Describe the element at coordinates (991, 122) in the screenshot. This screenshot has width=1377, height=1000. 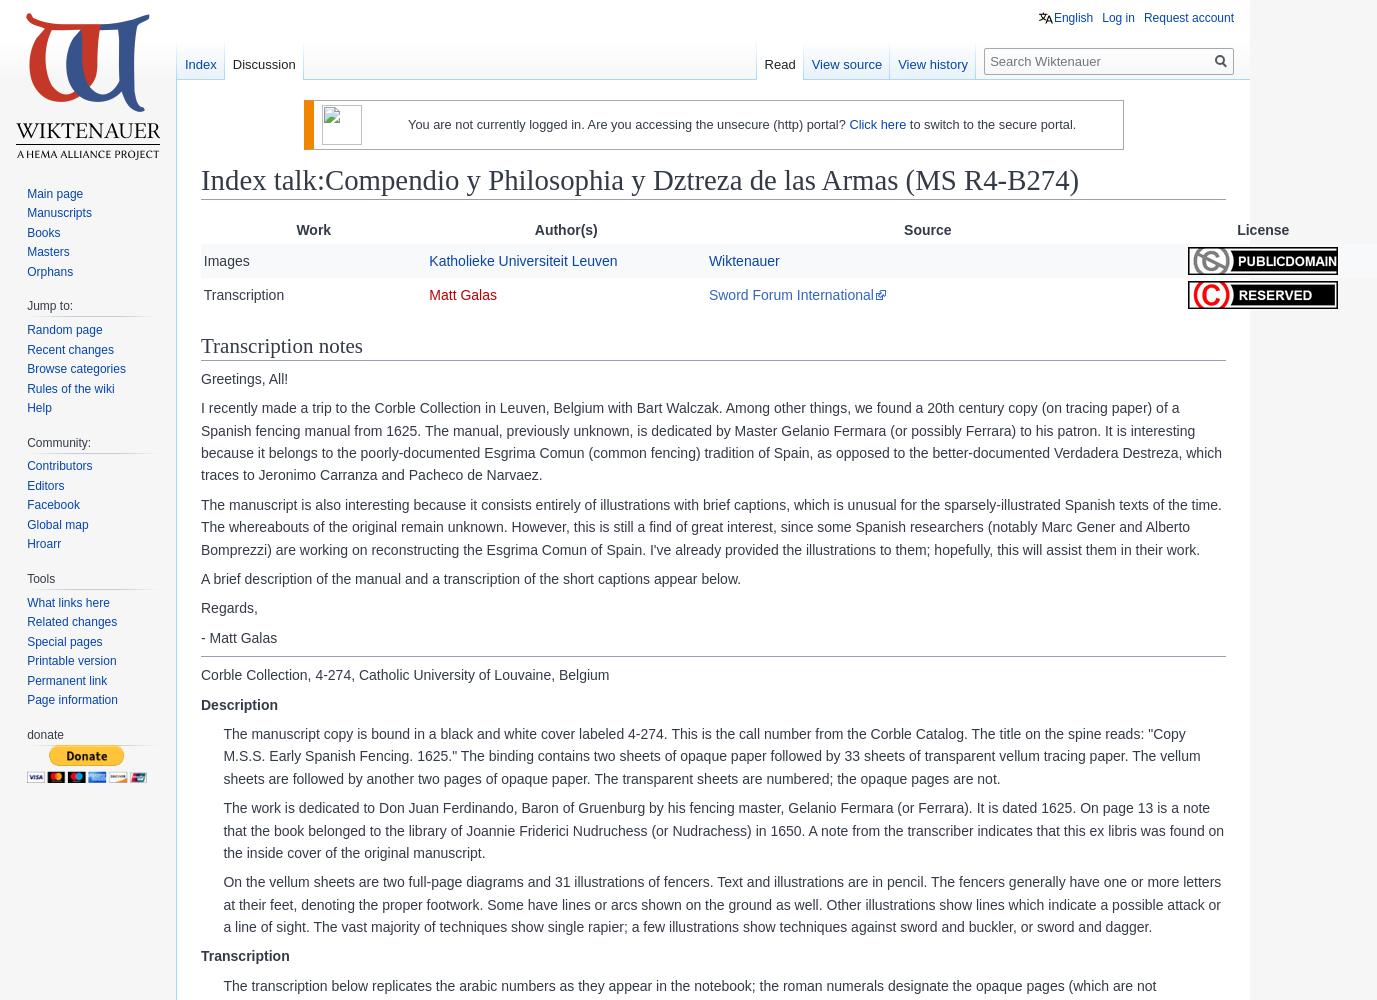
I see `'to switch to the secure portal.'` at that location.